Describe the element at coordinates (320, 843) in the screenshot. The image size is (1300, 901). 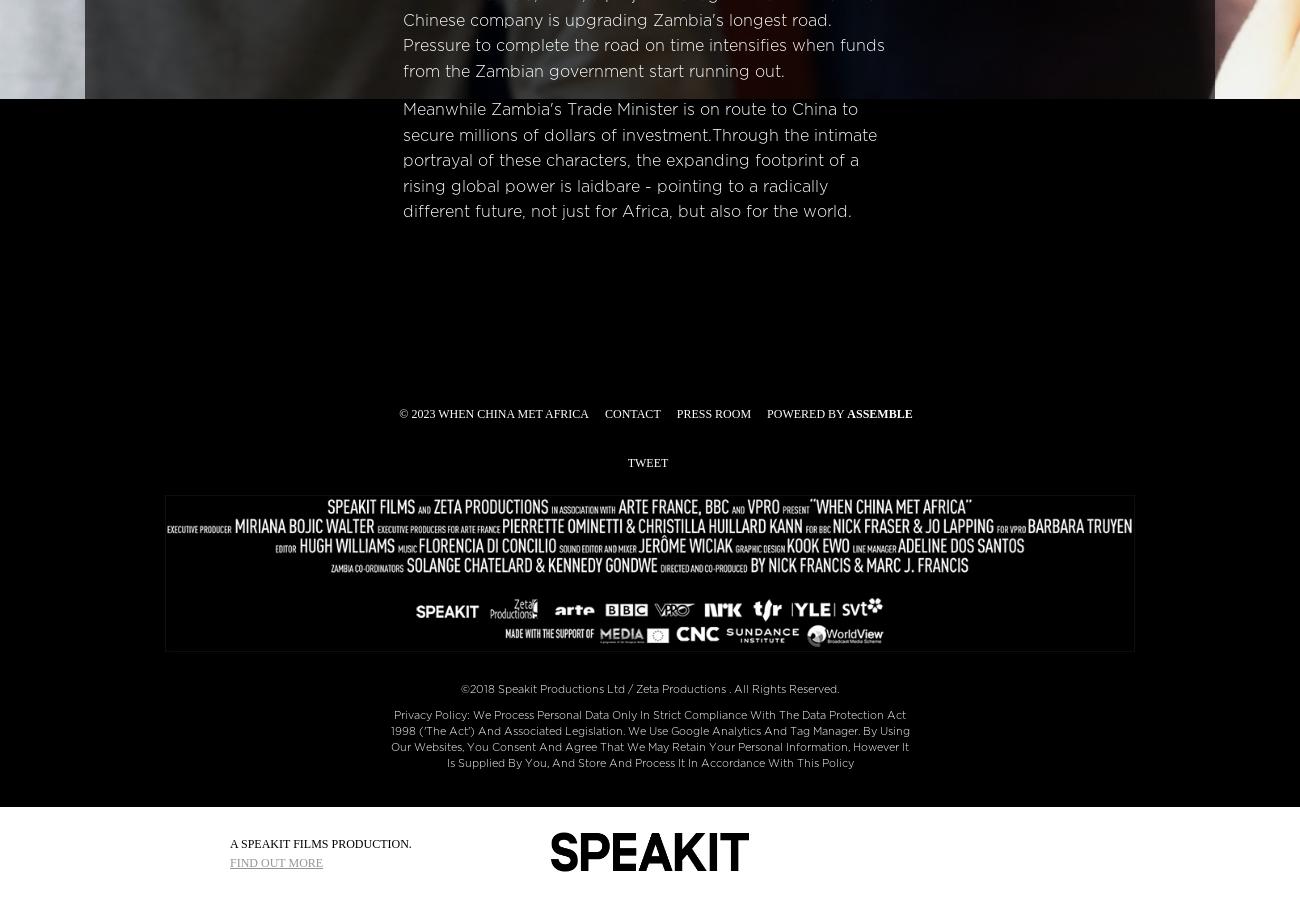
I see `'A Speakit Films Production.'` at that location.